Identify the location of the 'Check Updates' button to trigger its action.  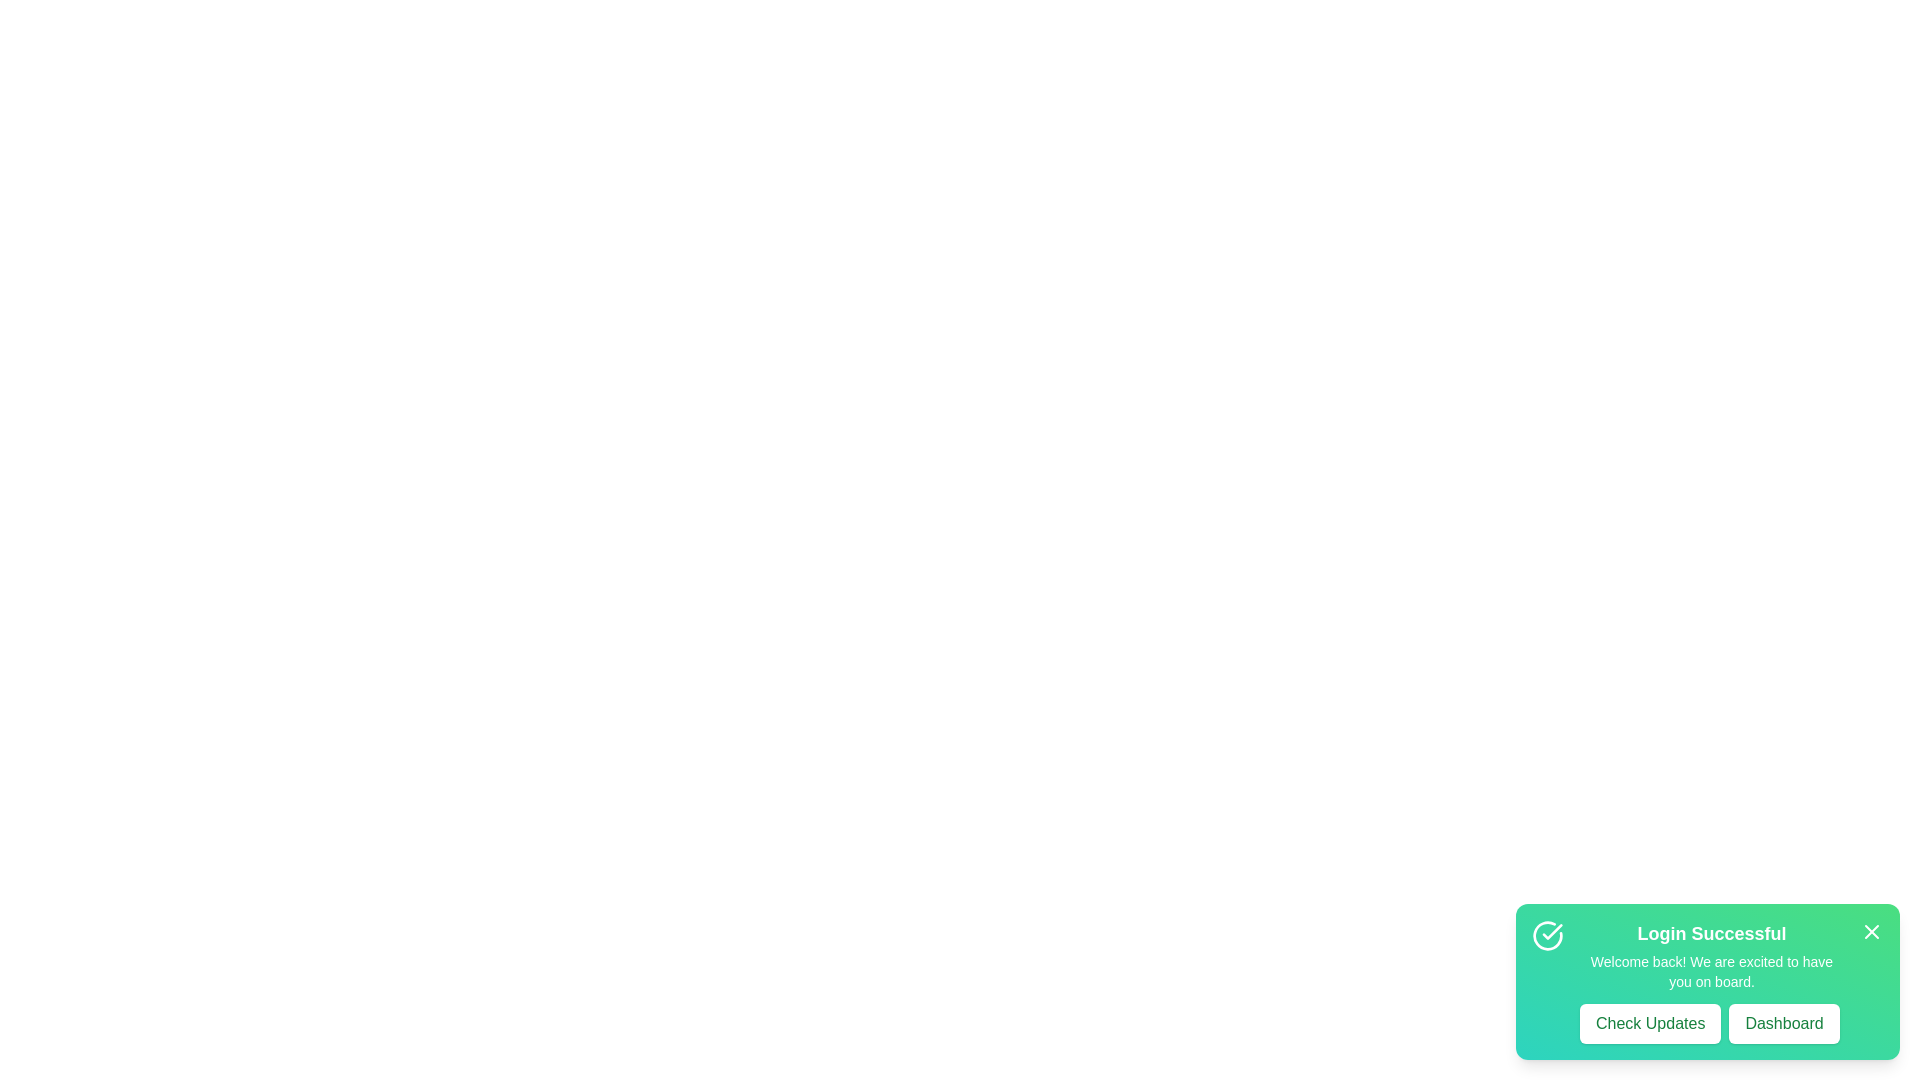
(1650, 1023).